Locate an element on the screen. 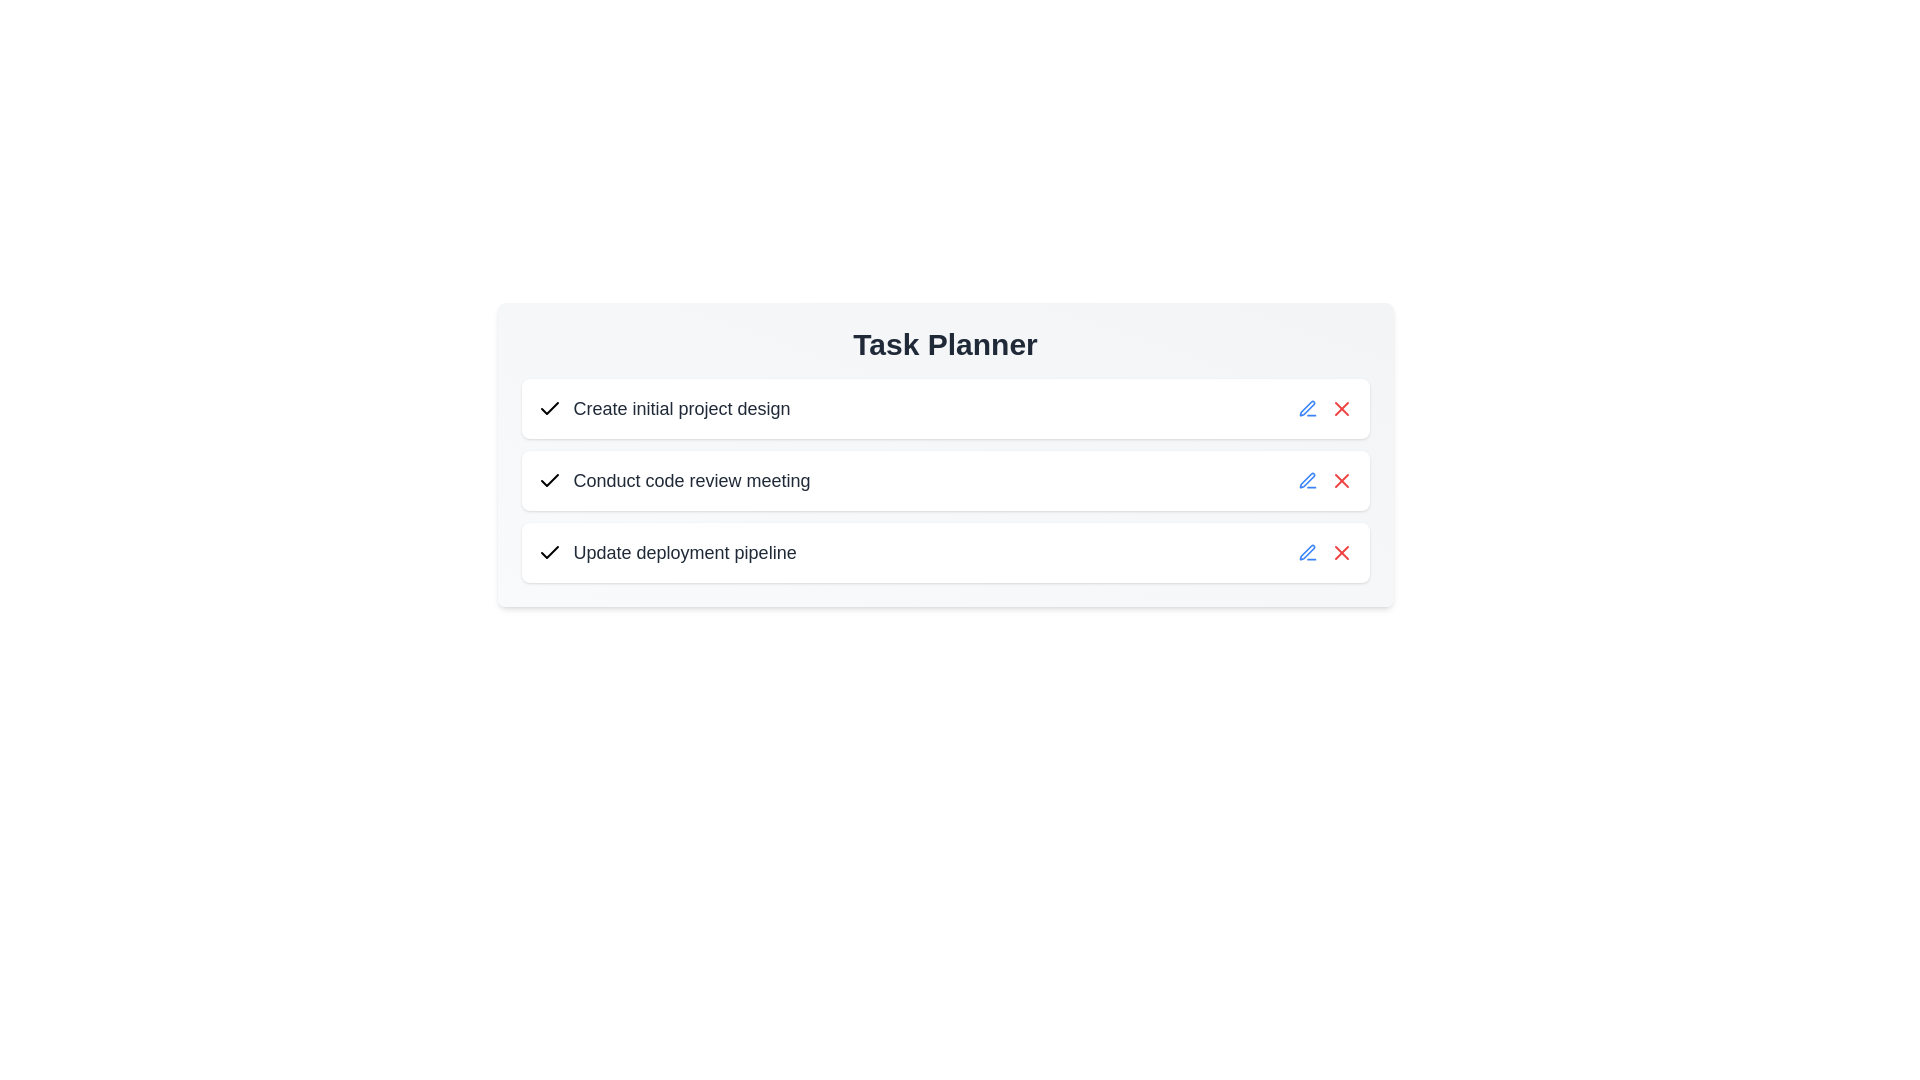 This screenshot has height=1080, width=1920. the checkmark SVG element in the first row of the task list is located at coordinates (549, 407).